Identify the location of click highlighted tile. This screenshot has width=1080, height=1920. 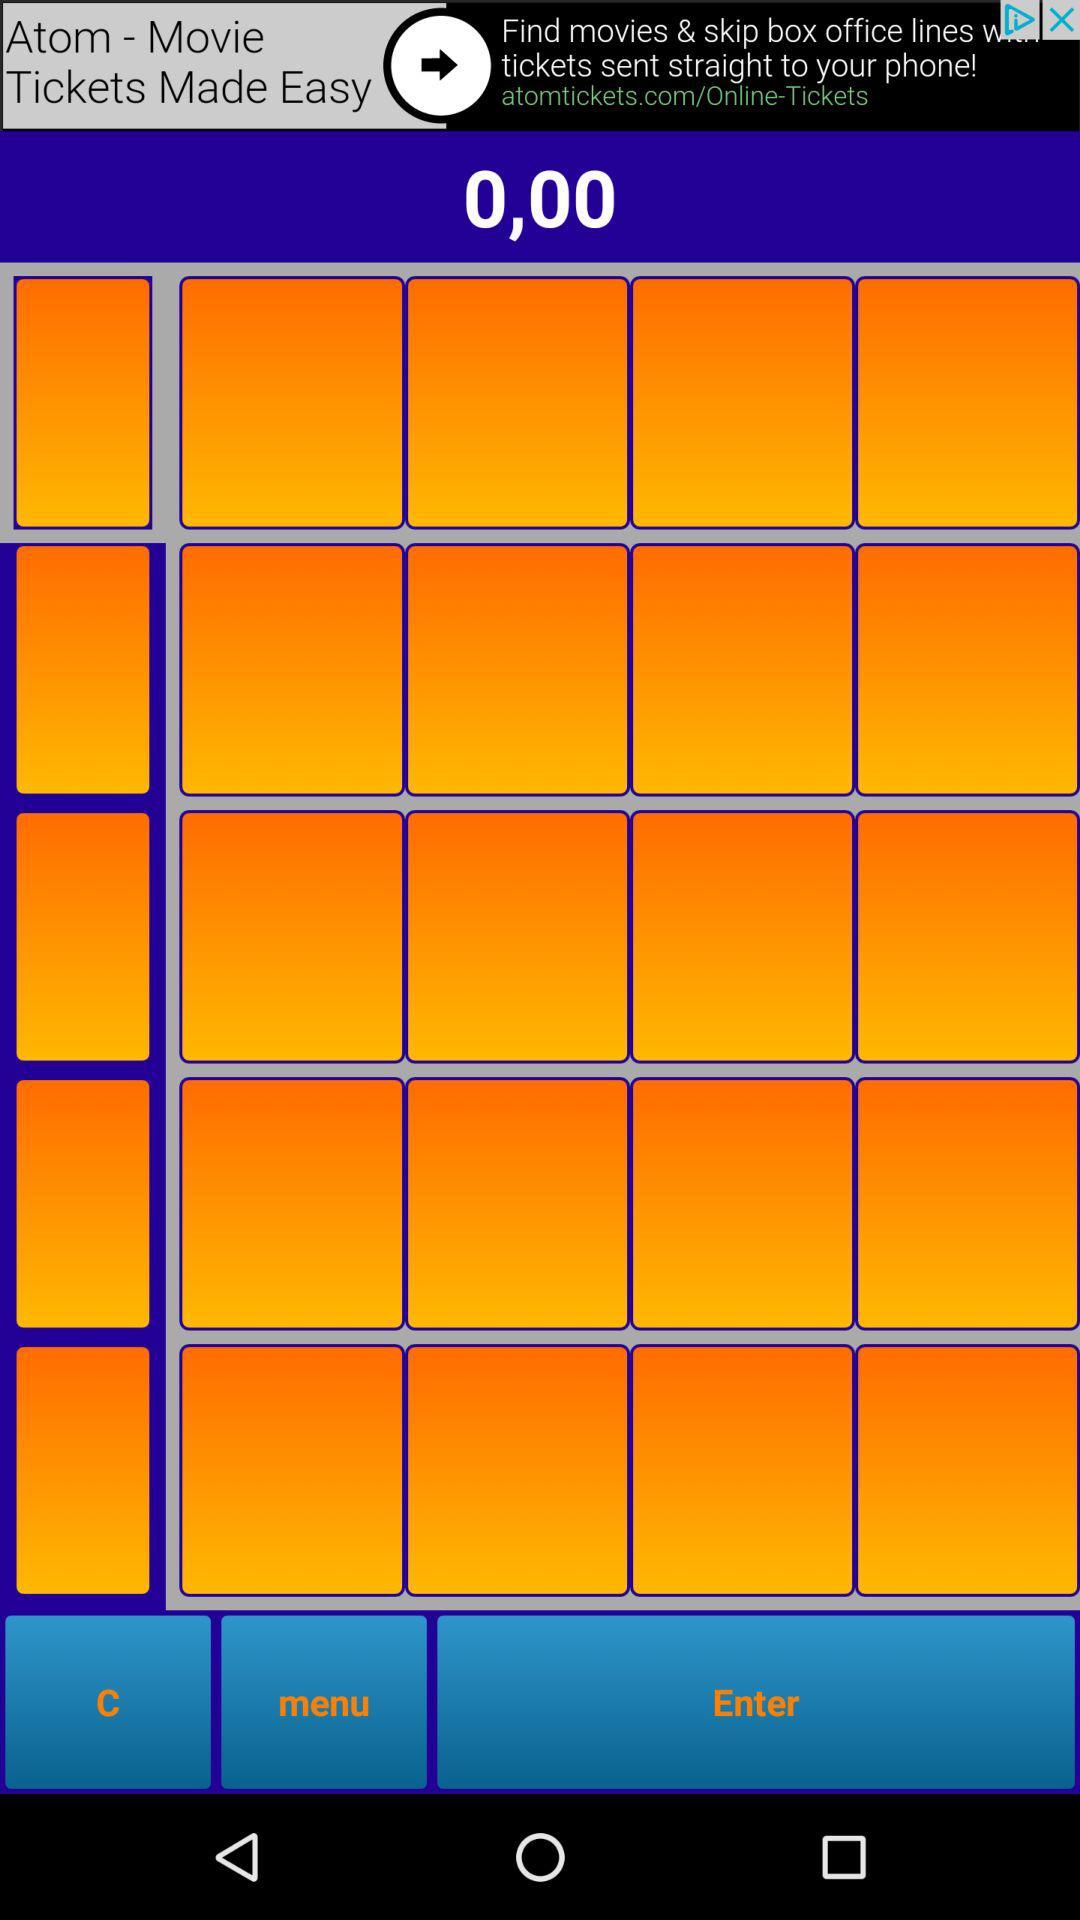
(292, 935).